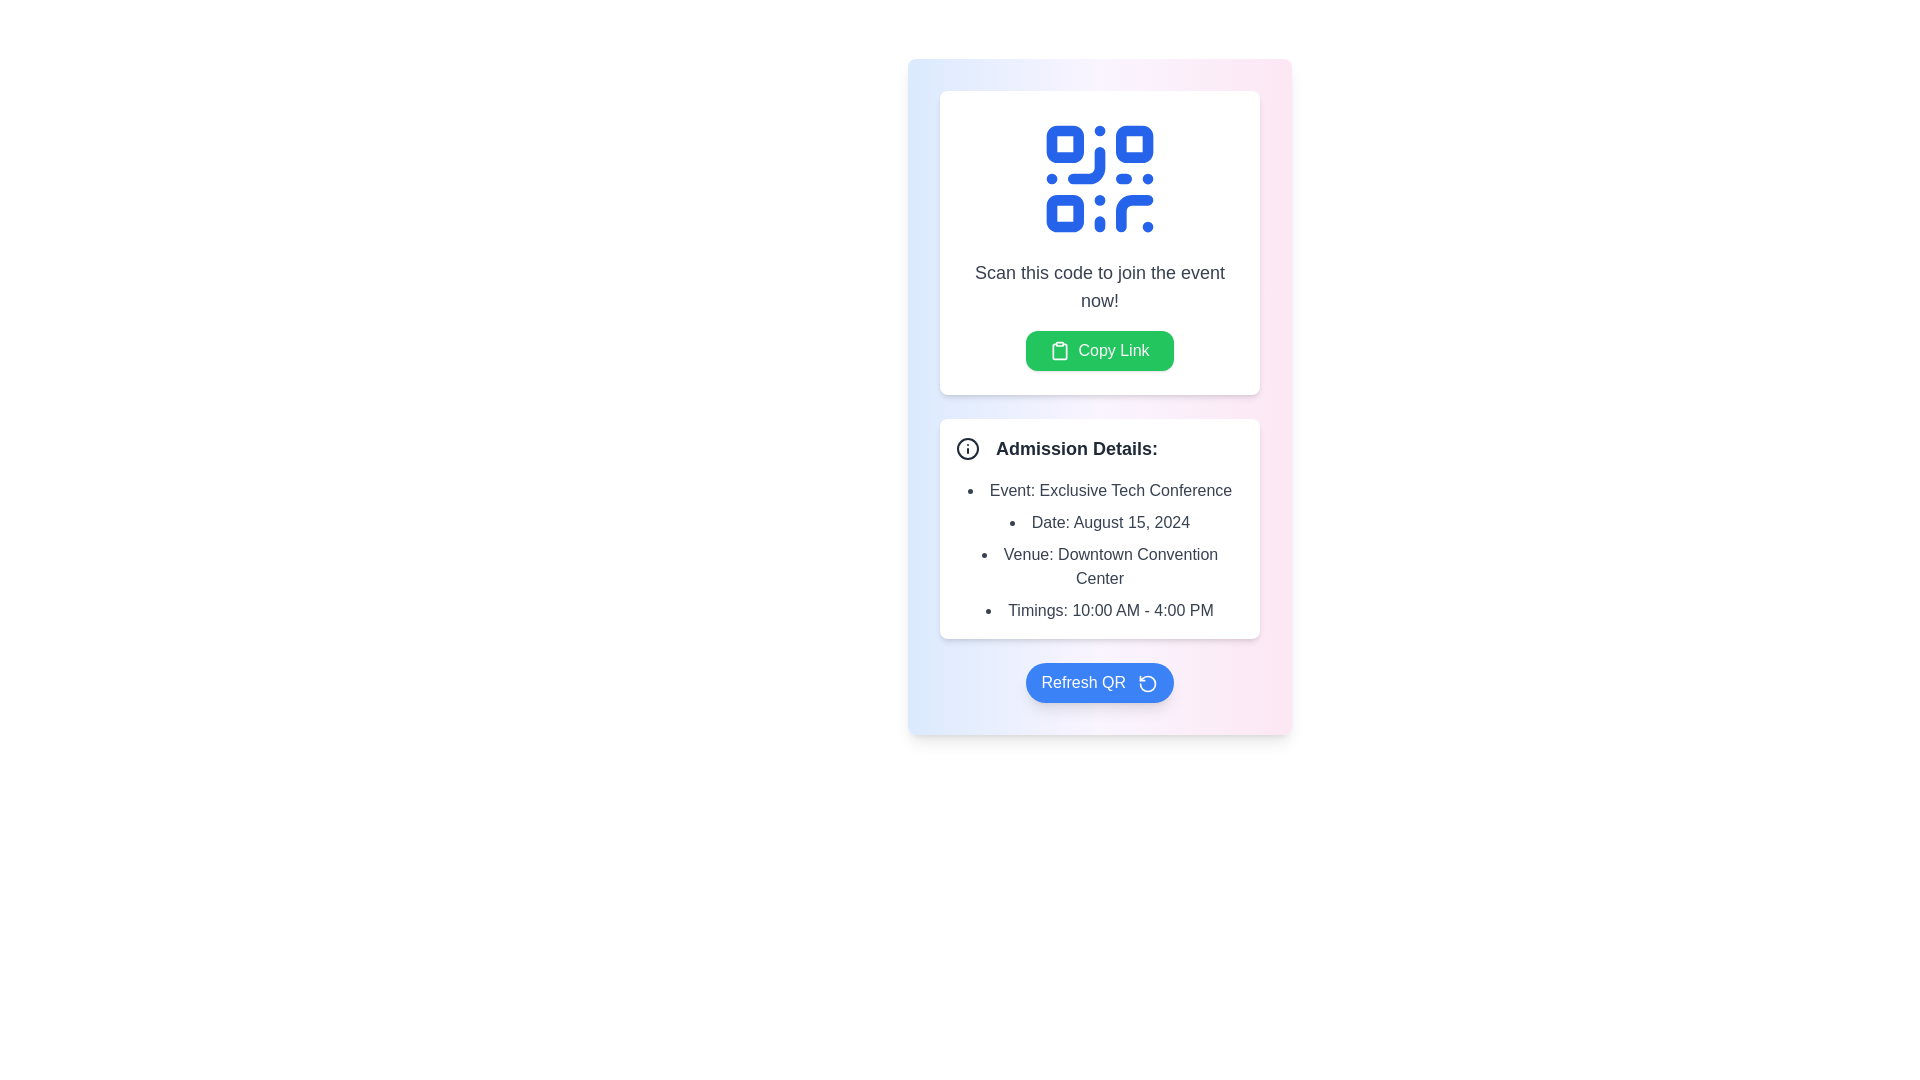  What do you see at coordinates (1098, 286) in the screenshot?
I see `the text label that says 'Scan this code to join the event now!', which is styled in gray and located below the QR code and above the 'Copy Link' button` at bounding box center [1098, 286].